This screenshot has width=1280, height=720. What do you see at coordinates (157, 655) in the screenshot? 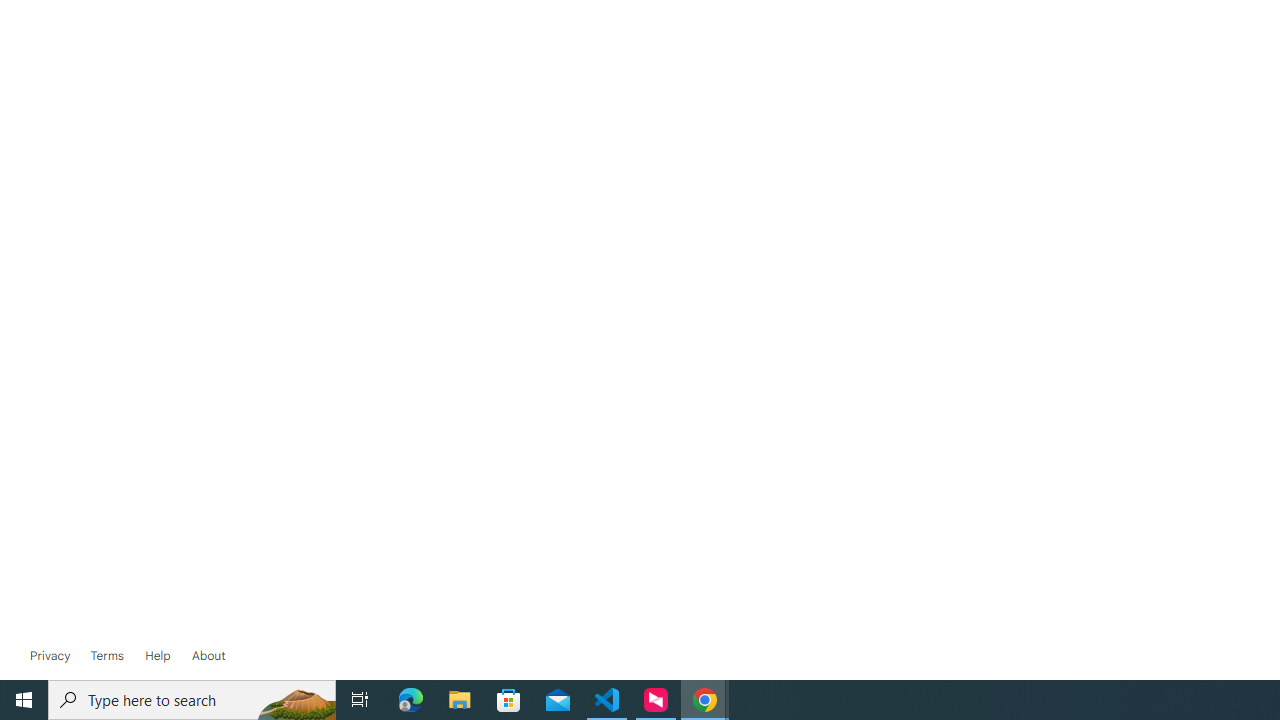
I see `'Help'` at bounding box center [157, 655].